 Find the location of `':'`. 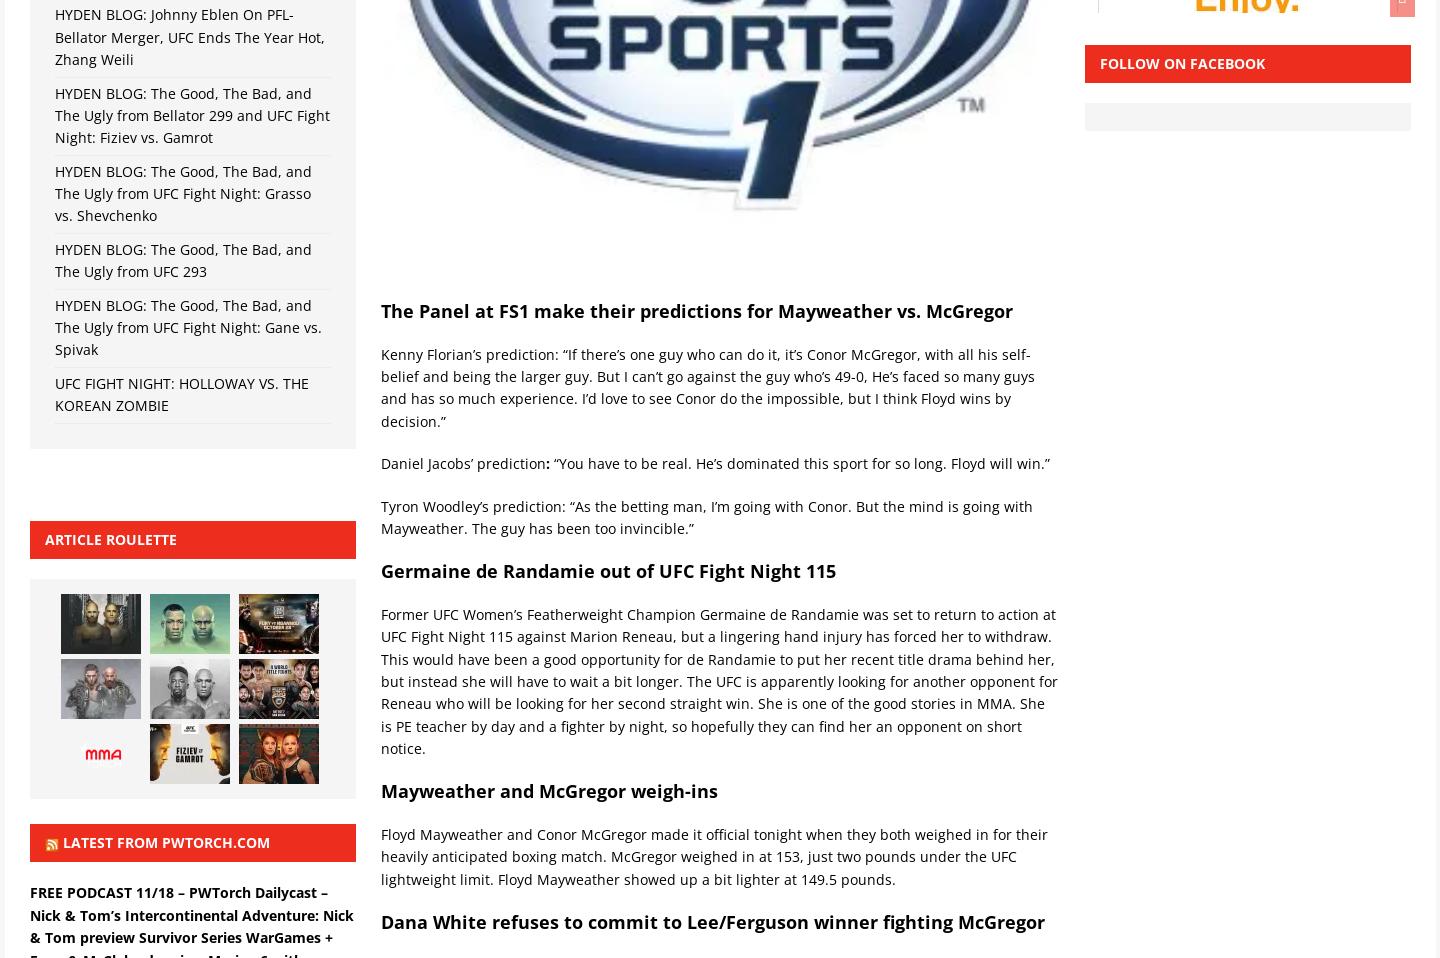

':' is located at coordinates (548, 463).